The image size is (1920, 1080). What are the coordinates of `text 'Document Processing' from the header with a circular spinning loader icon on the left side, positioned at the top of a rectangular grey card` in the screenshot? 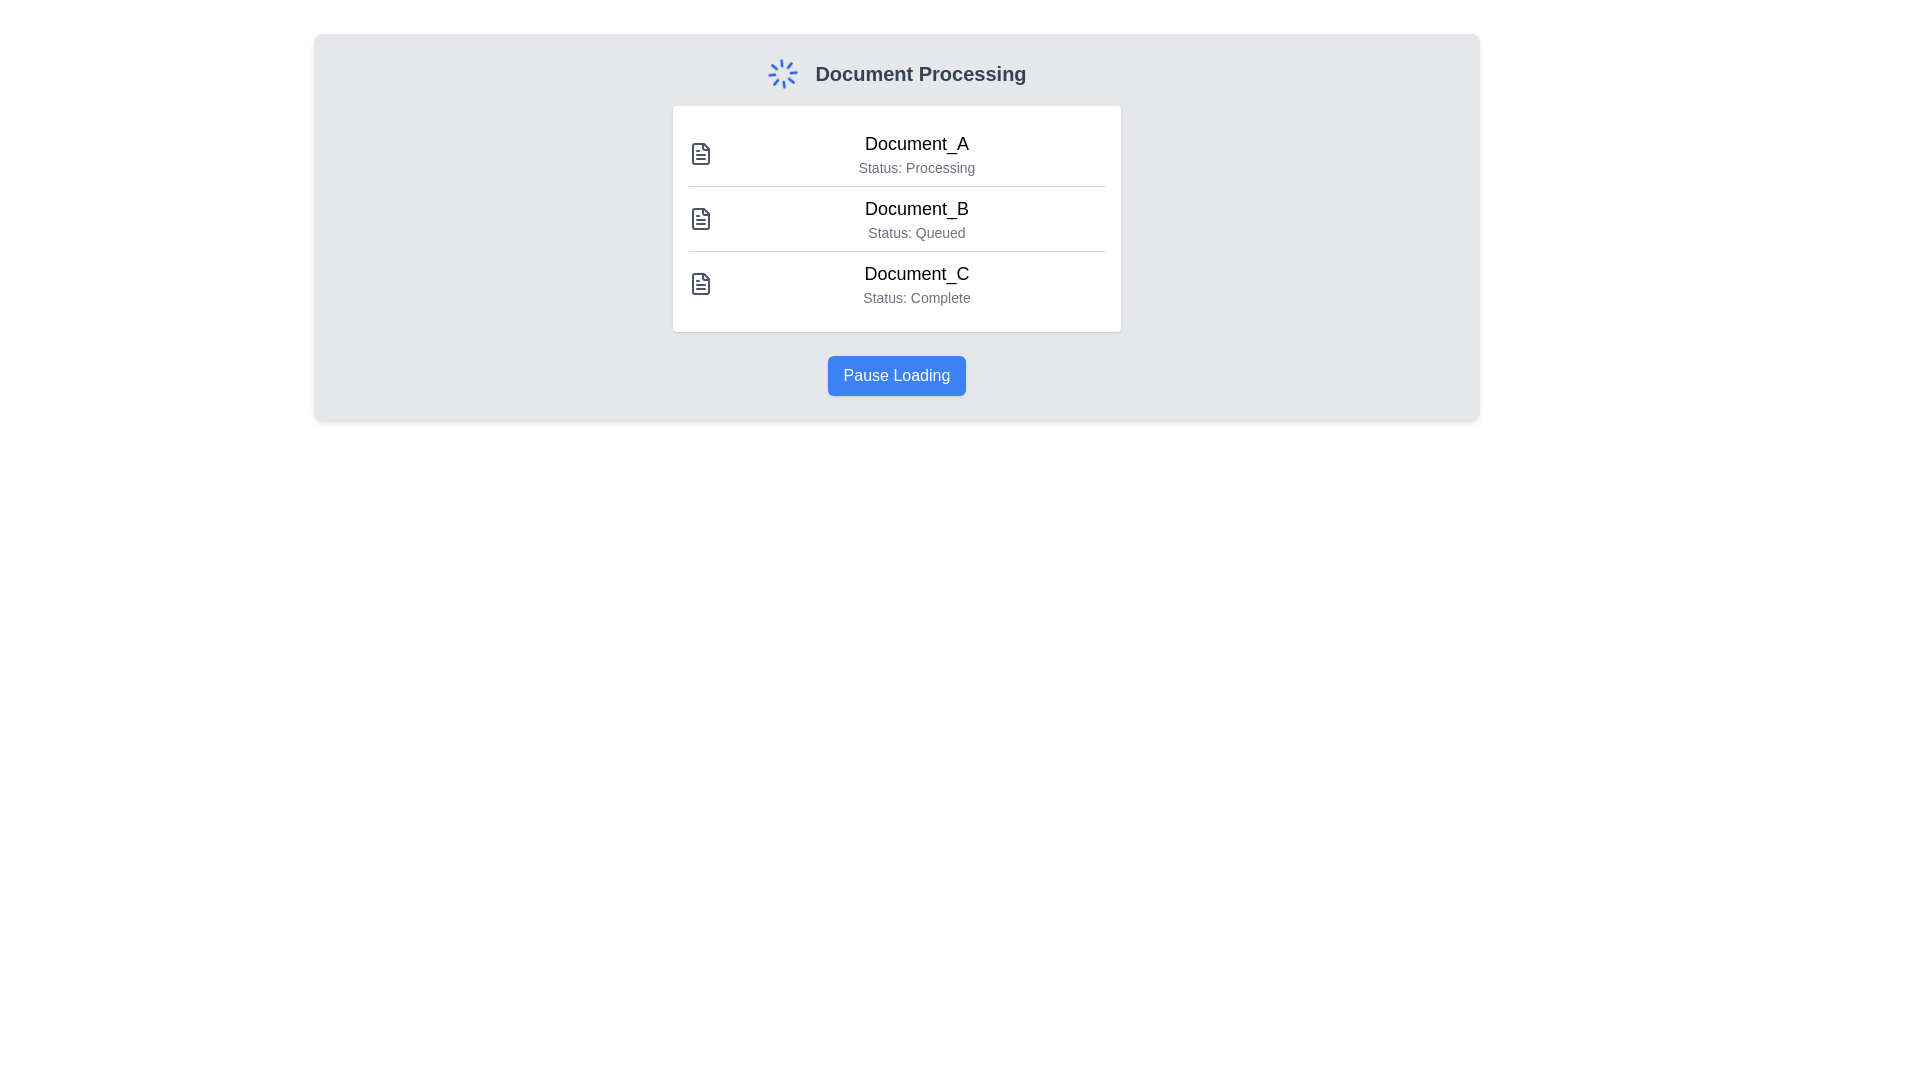 It's located at (896, 72).